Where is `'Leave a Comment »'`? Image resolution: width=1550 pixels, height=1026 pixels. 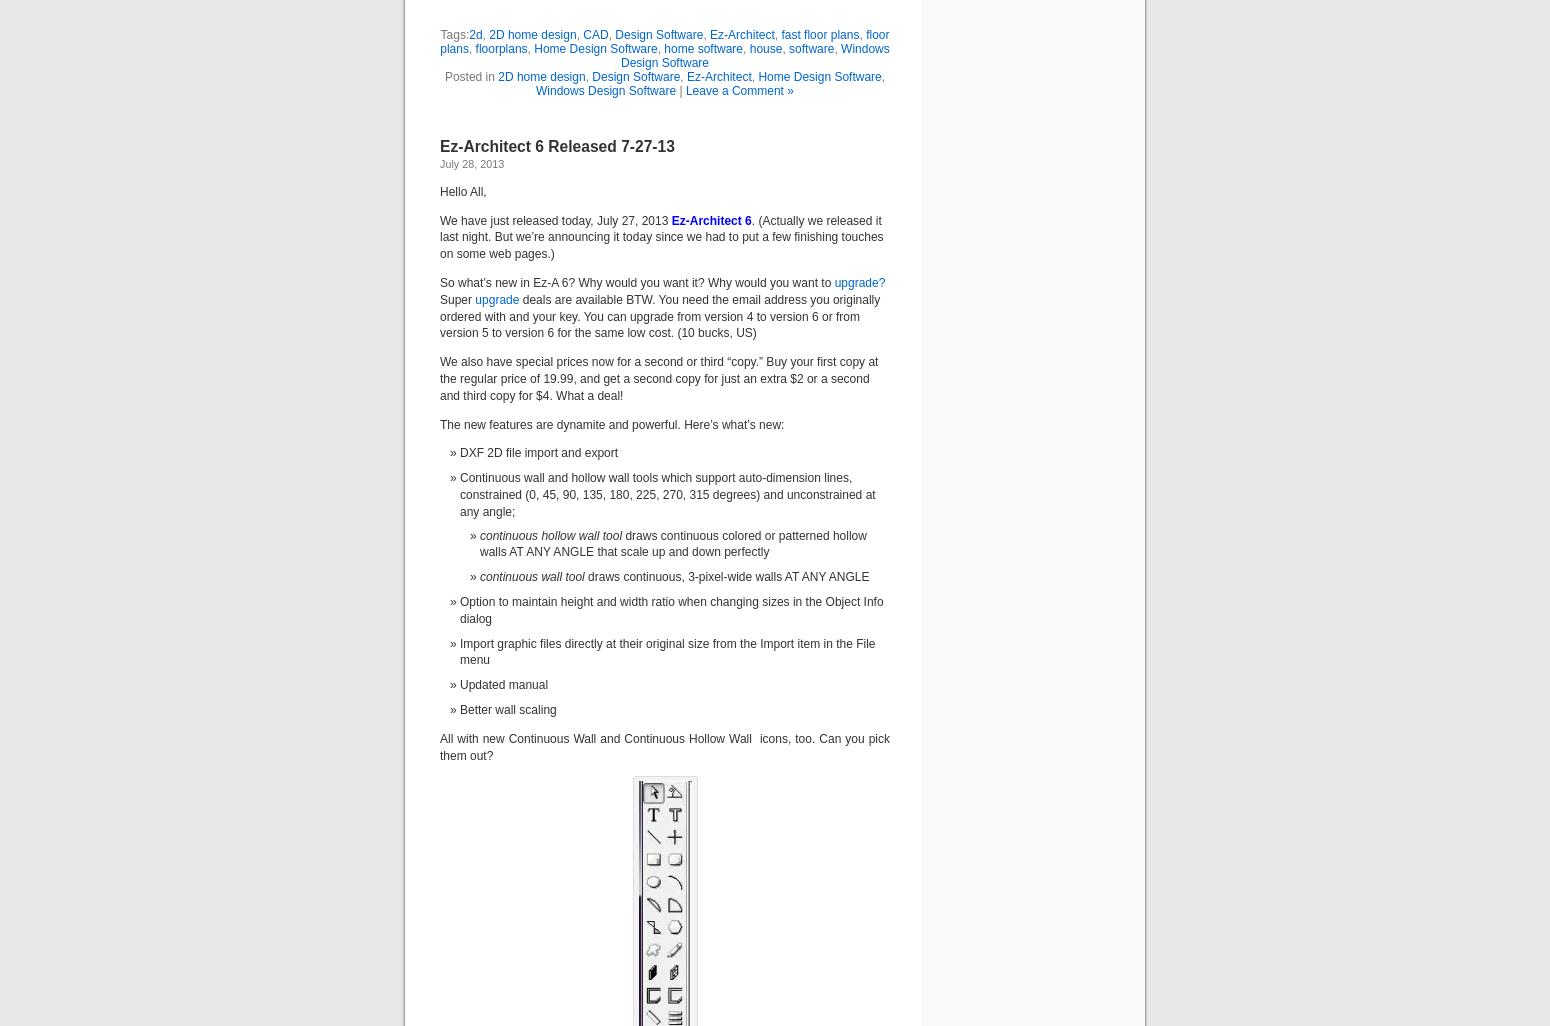
'Leave a Comment »' is located at coordinates (739, 88).